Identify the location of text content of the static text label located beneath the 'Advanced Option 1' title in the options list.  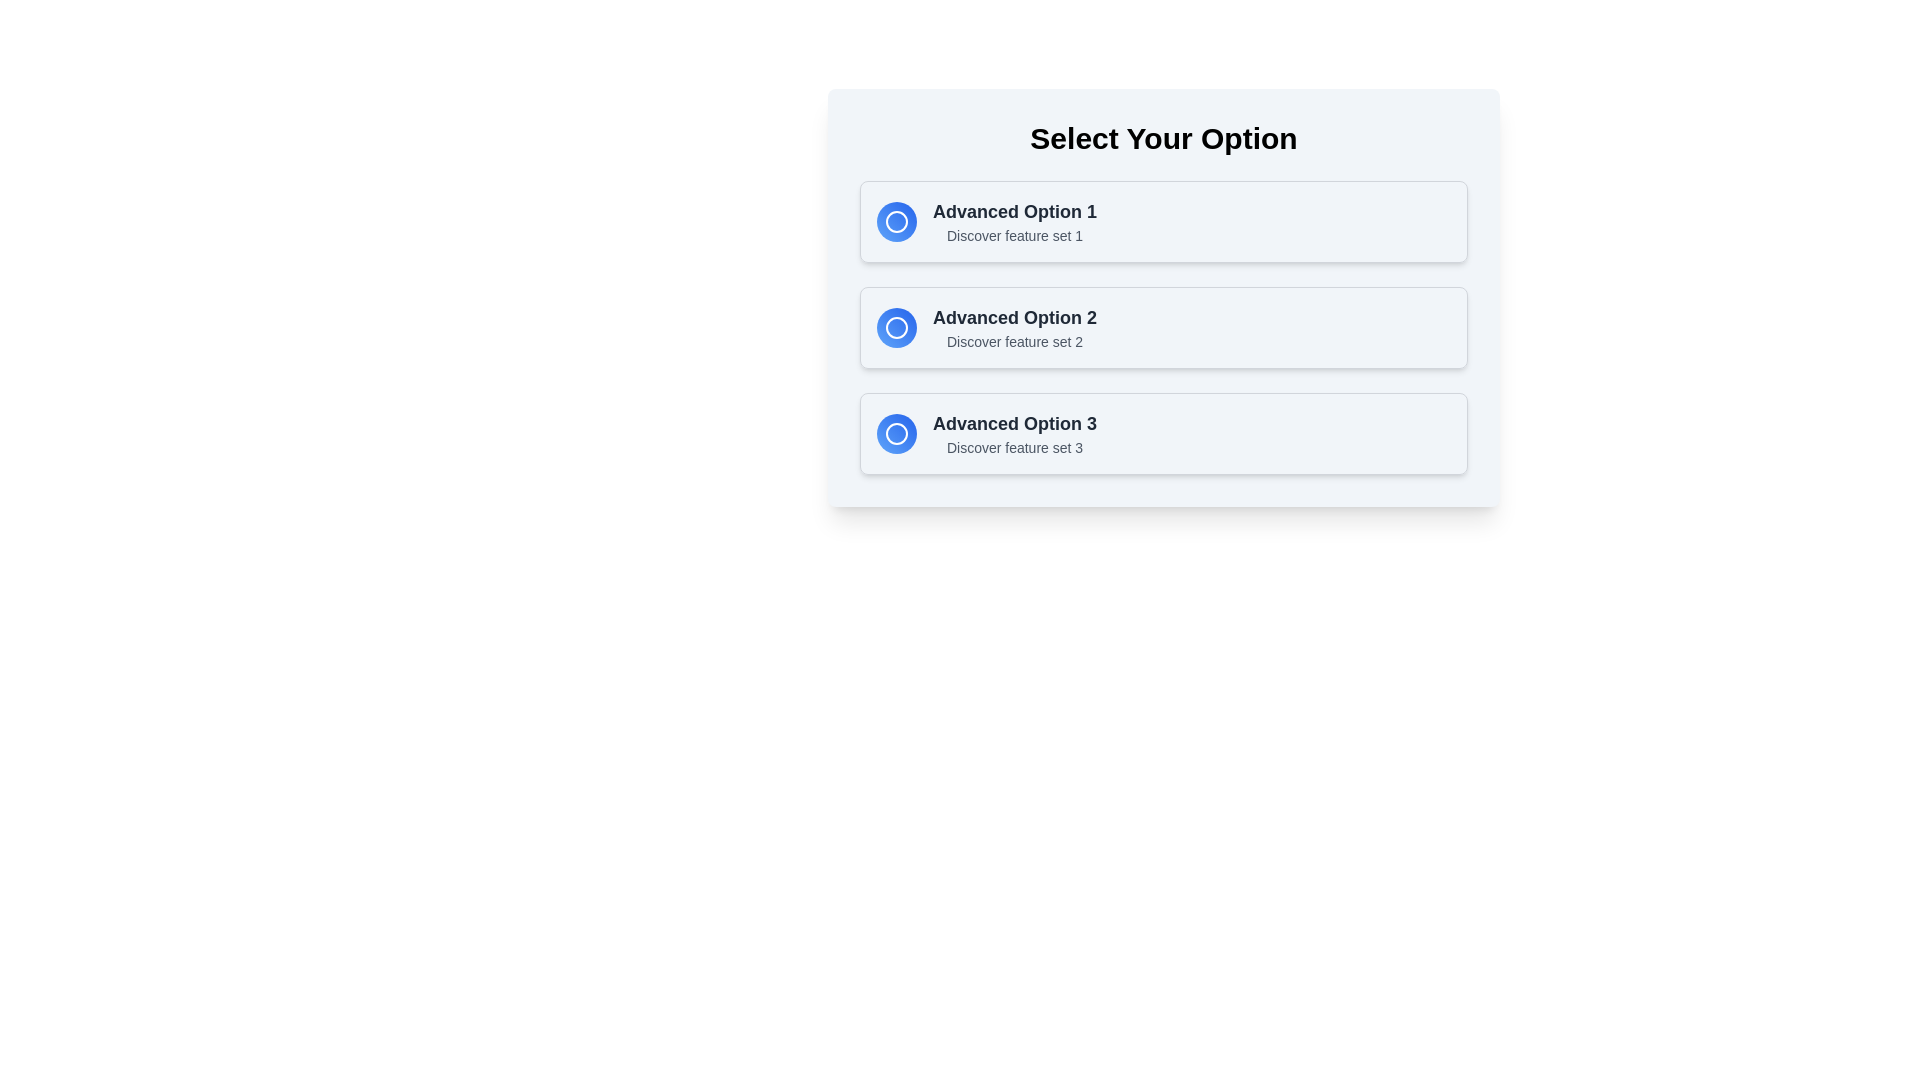
(1015, 234).